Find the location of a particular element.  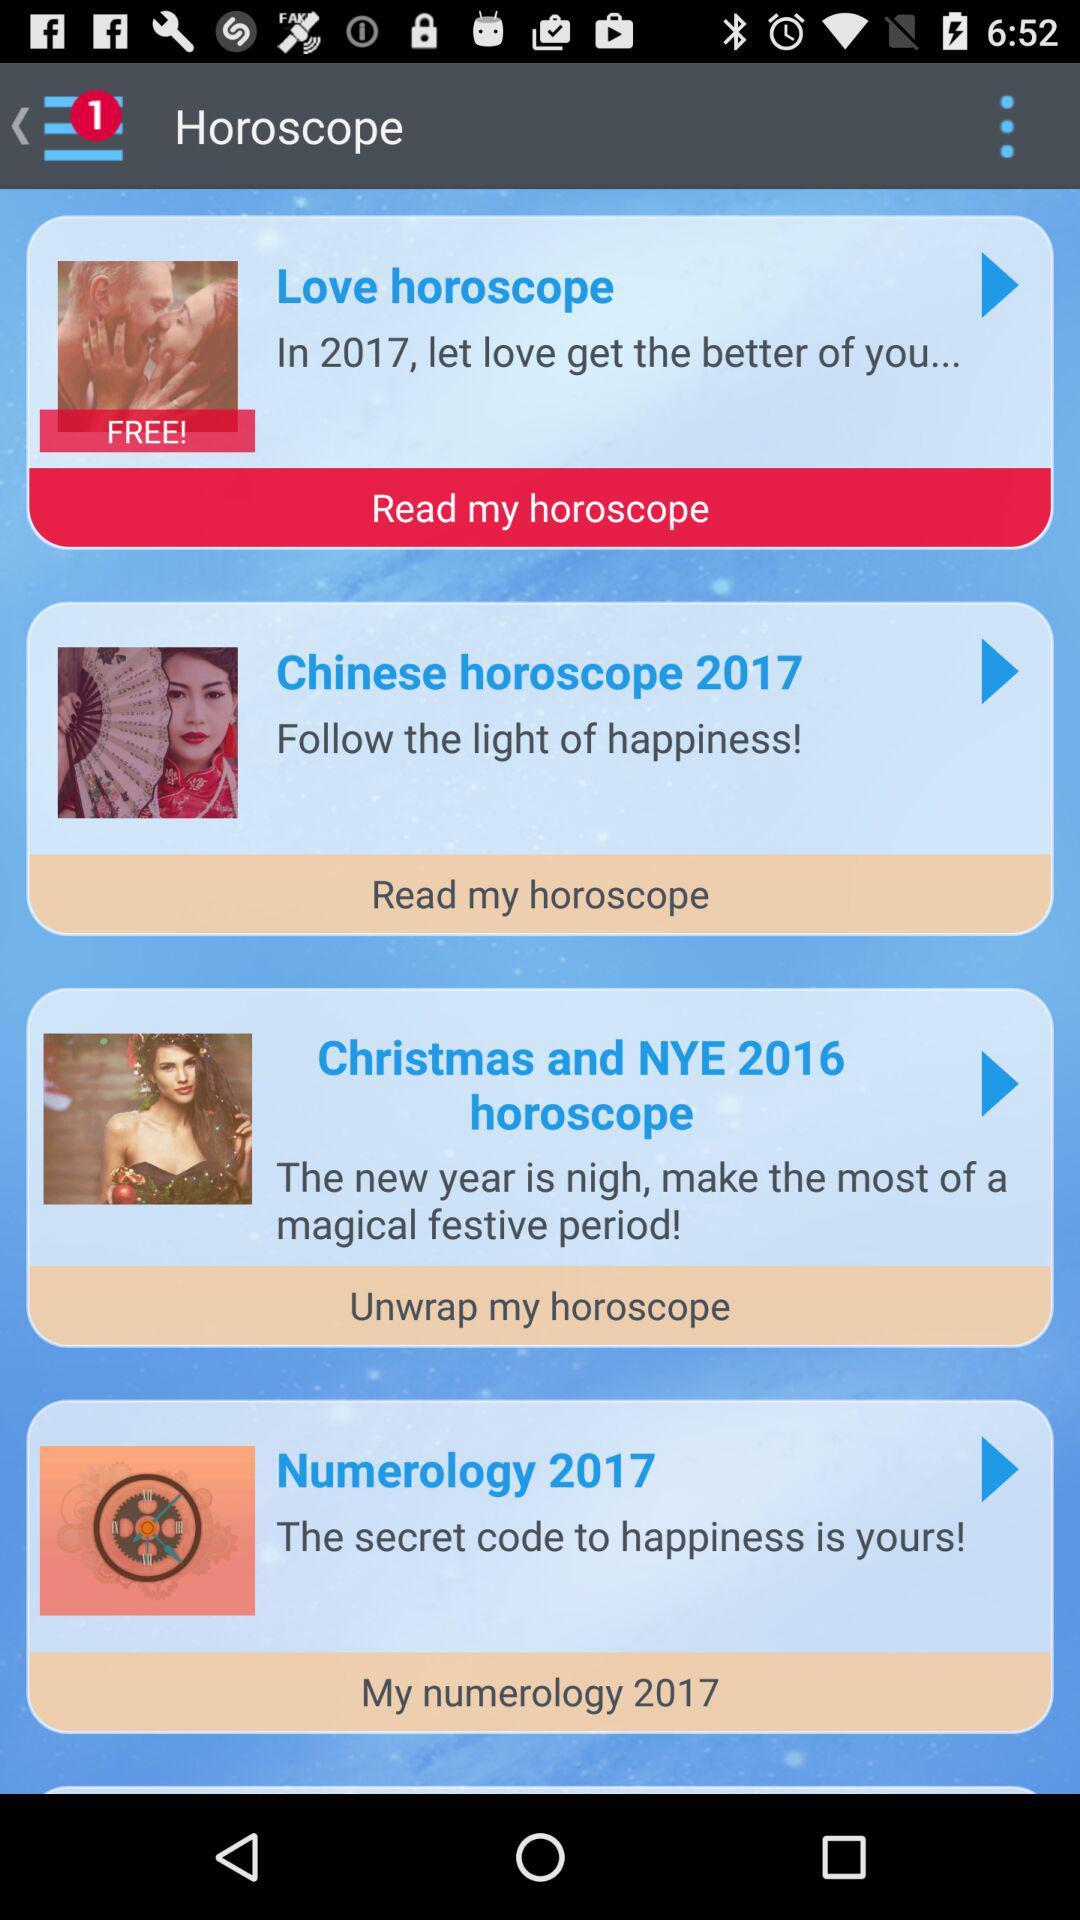

the app above the follow the light is located at coordinates (538, 670).